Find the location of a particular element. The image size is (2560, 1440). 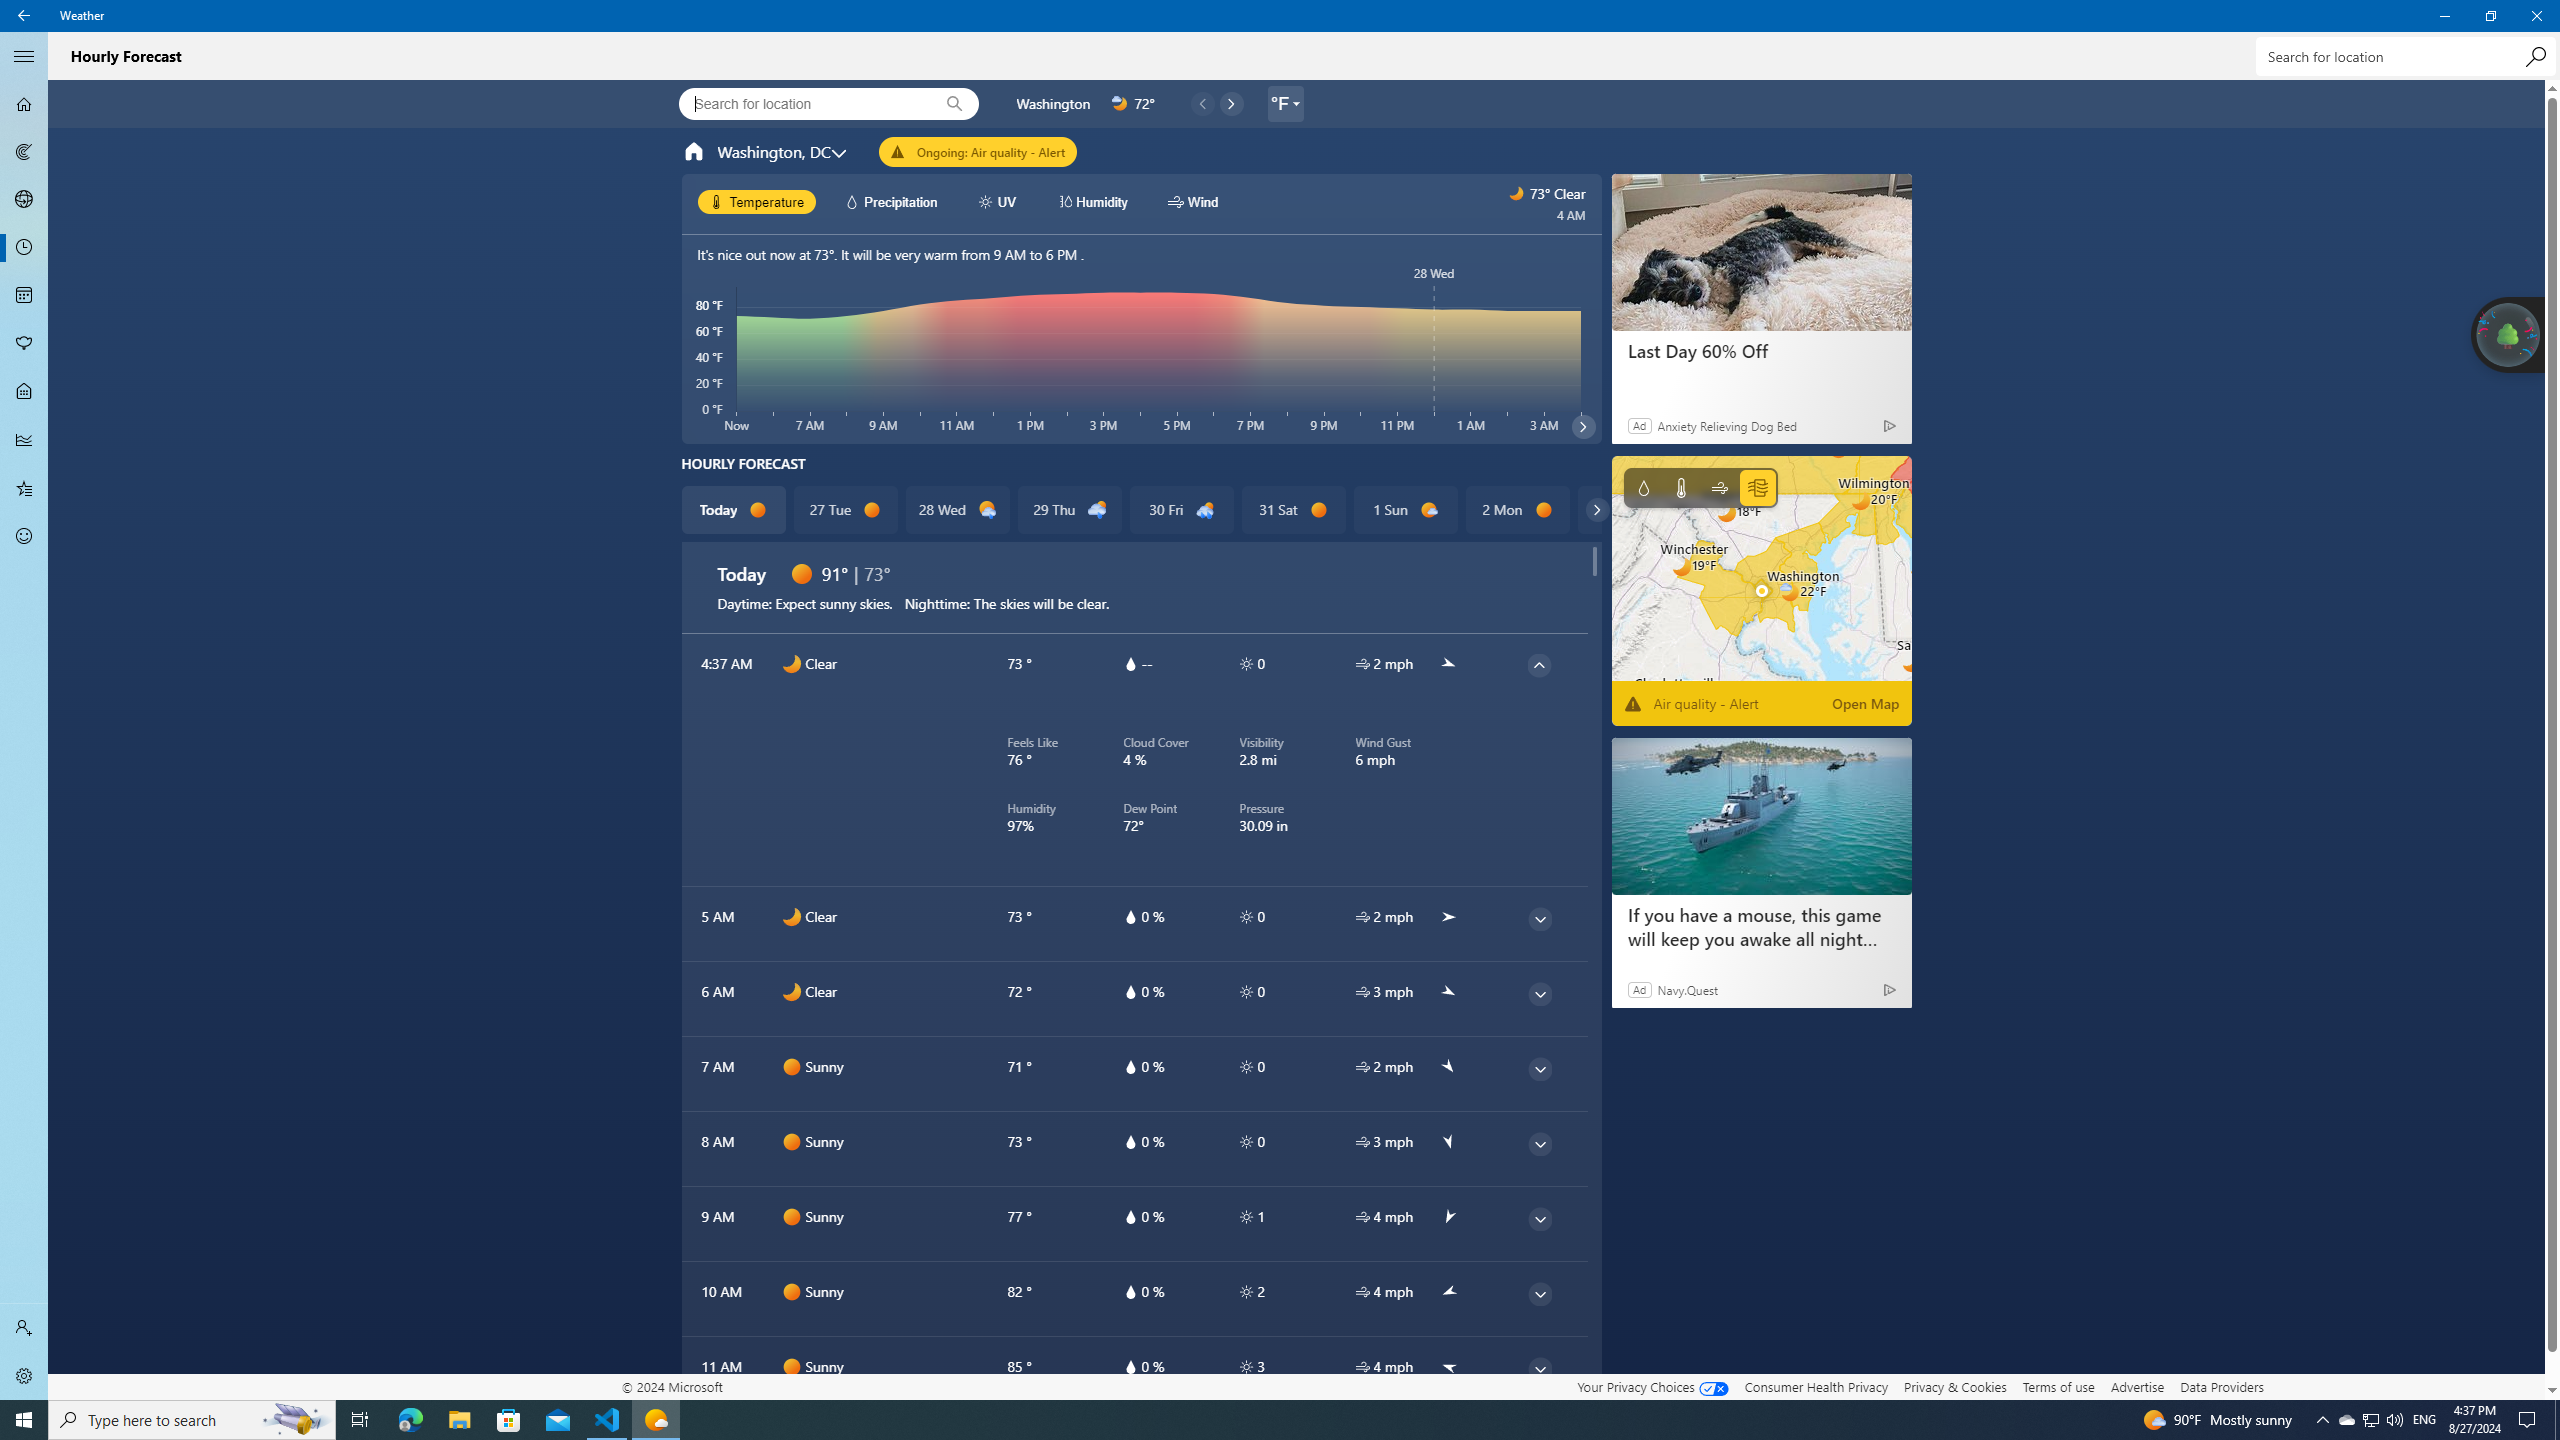

'Send Feedback - Not Selected' is located at coordinates (24, 536).